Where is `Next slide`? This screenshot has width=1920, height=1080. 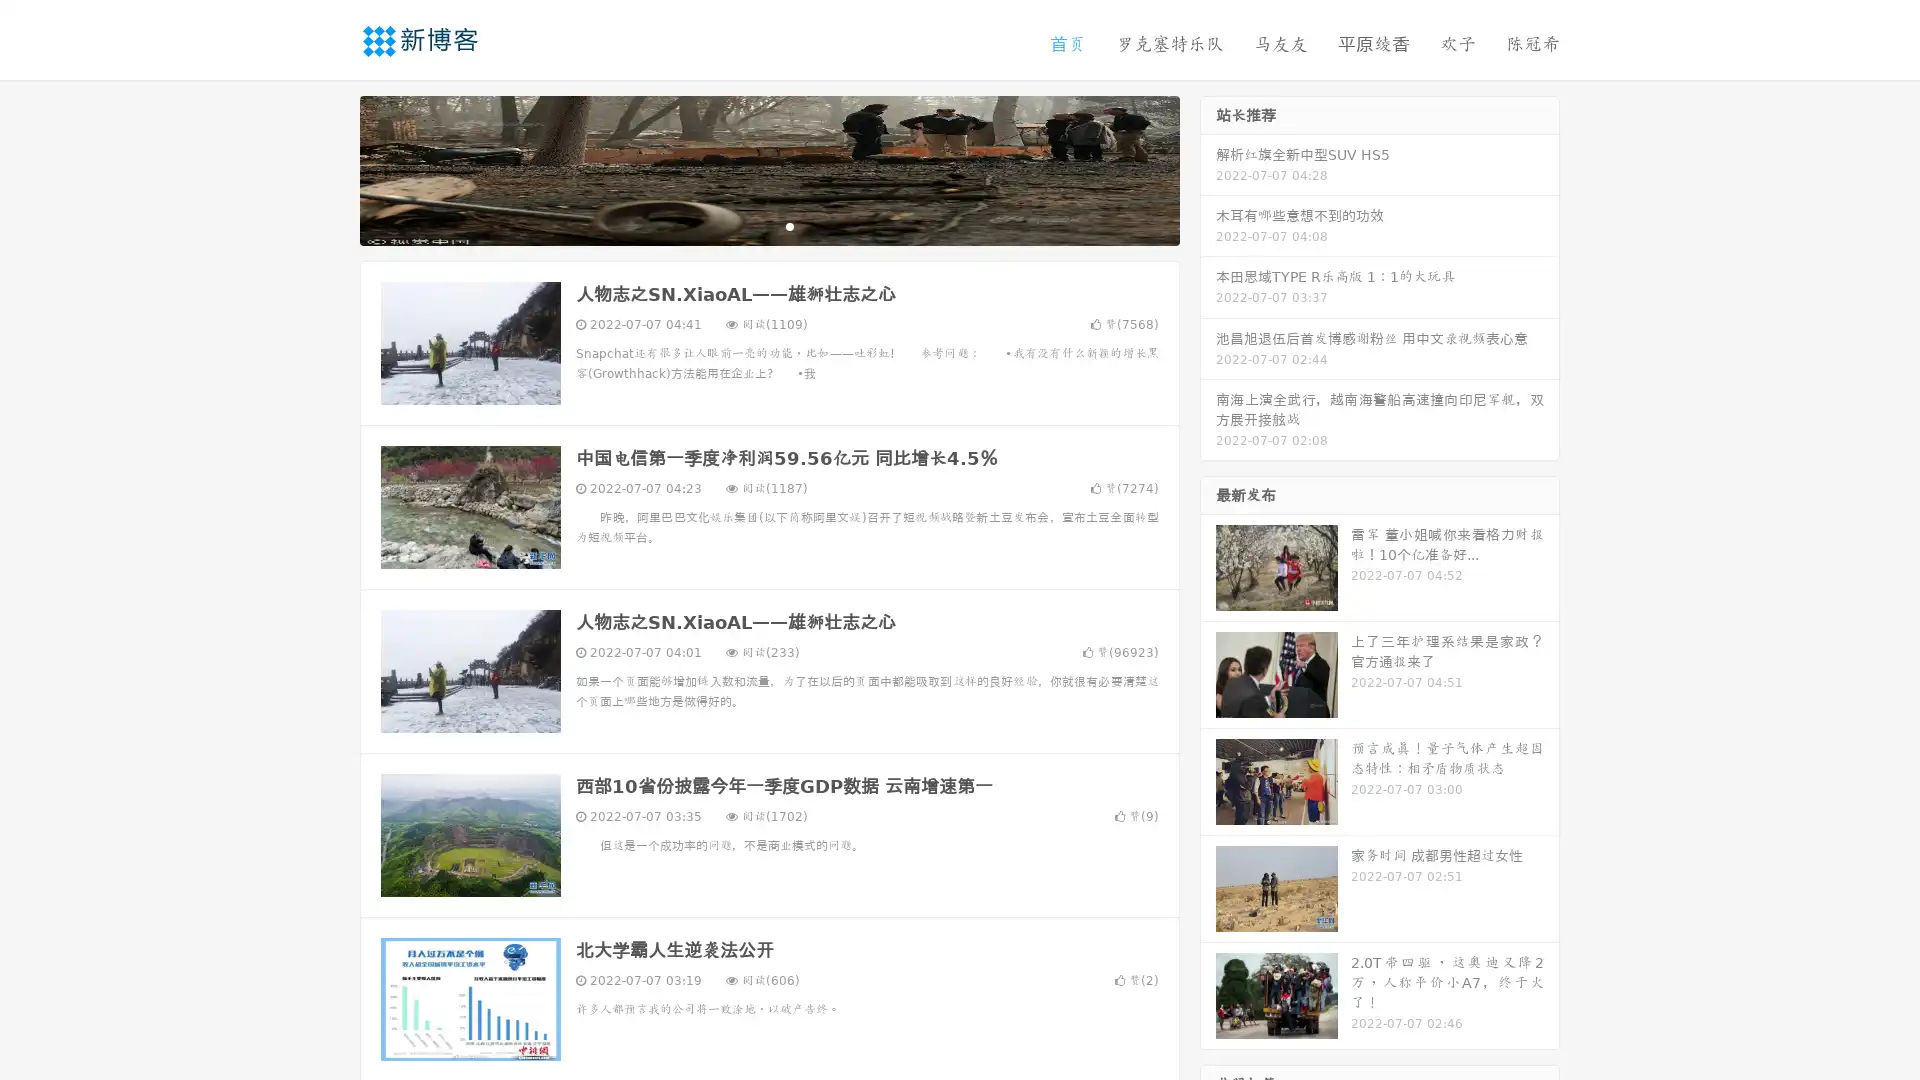 Next slide is located at coordinates (1208, 168).